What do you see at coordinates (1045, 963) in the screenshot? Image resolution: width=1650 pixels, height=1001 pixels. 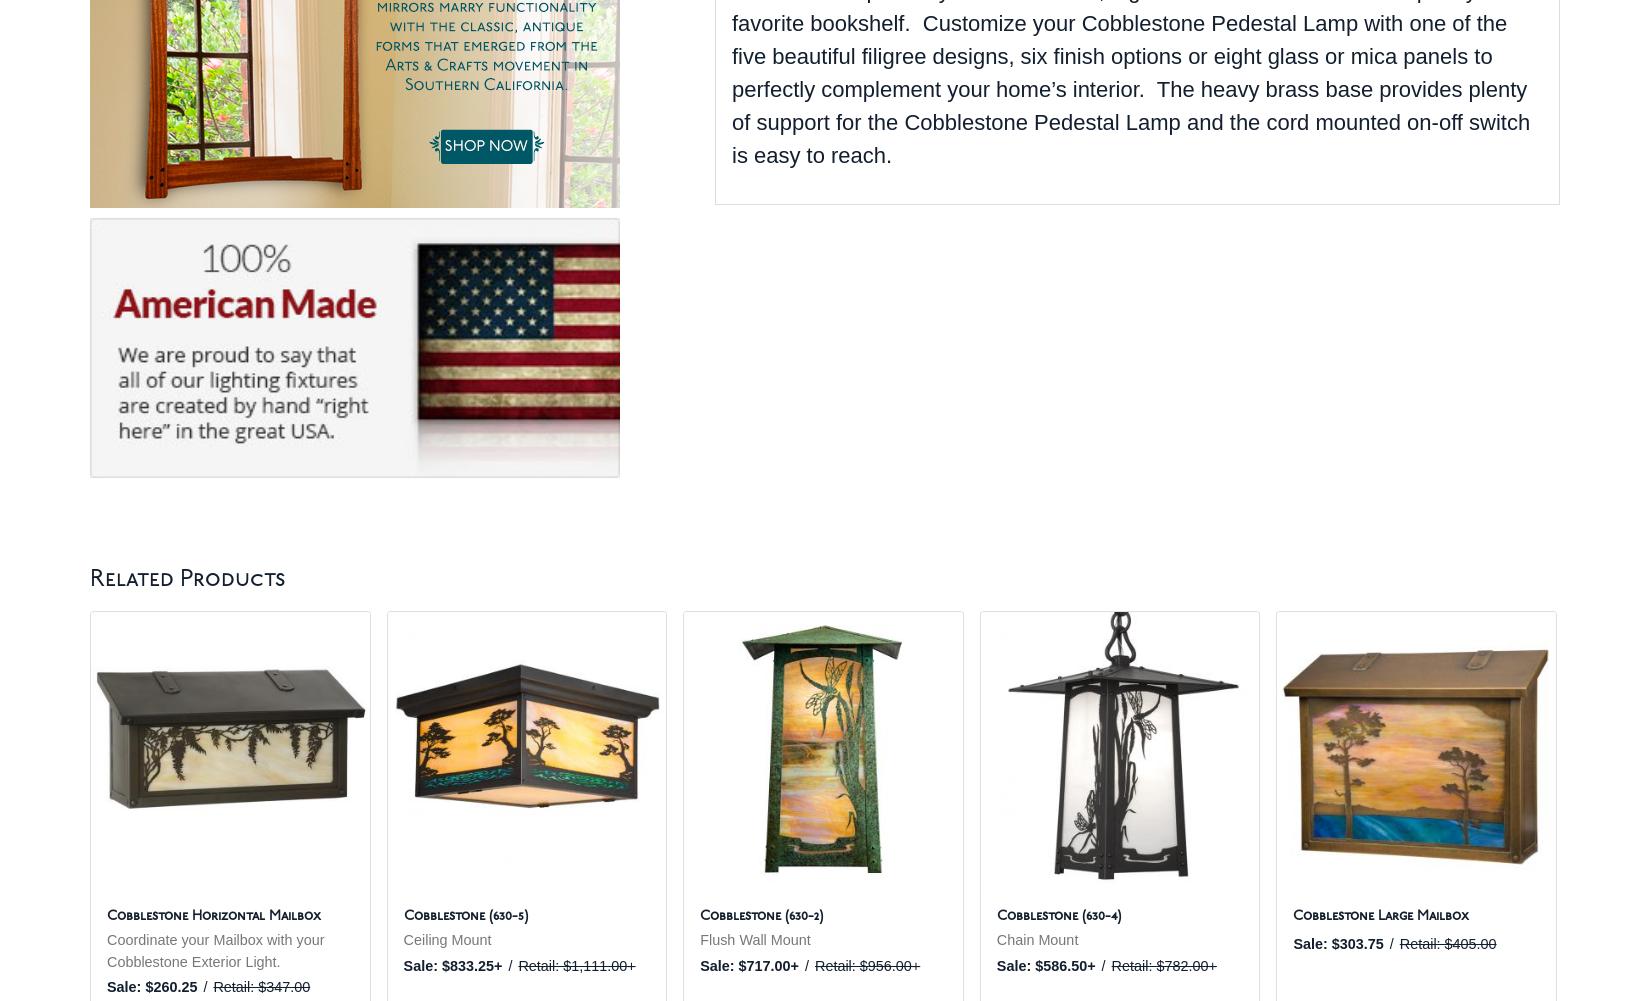 I see `'Sale: $586.50+'` at bounding box center [1045, 963].